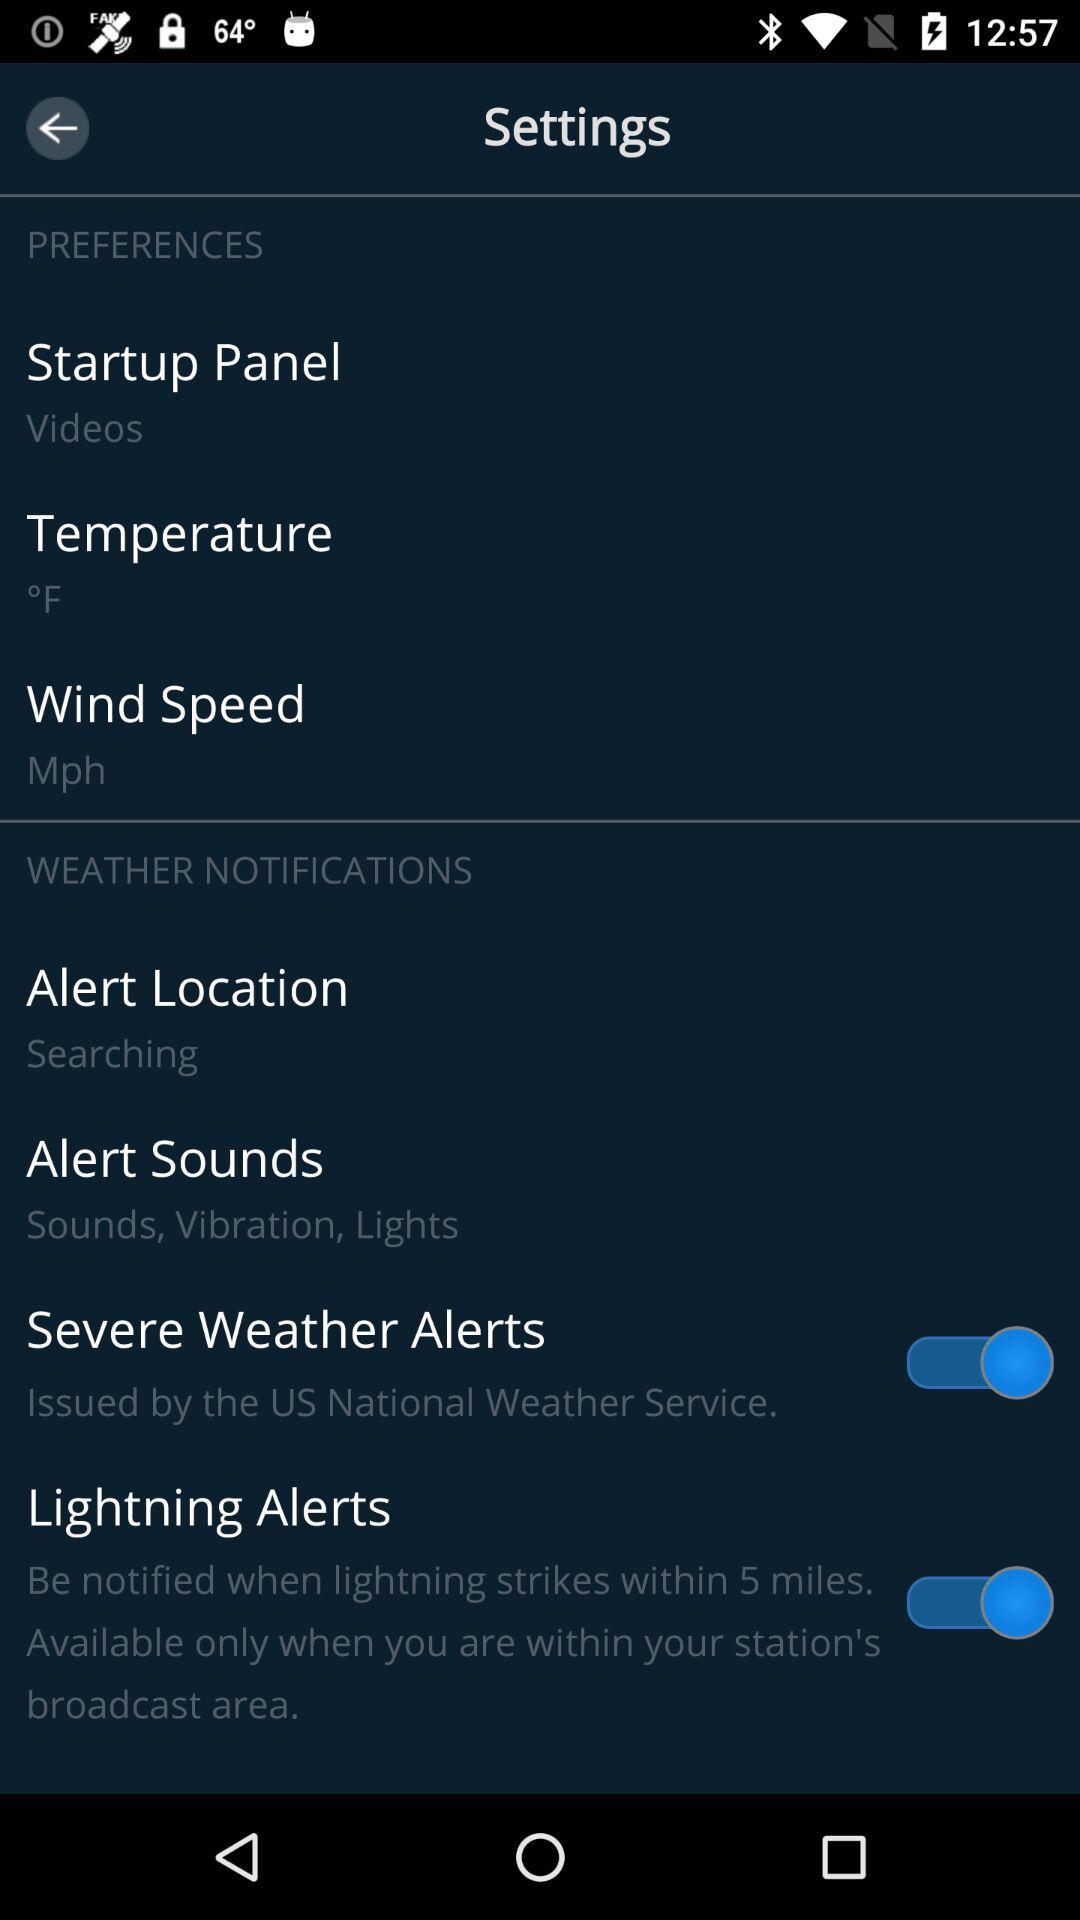 Image resolution: width=1080 pixels, height=1920 pixels. I want to click on startup panel, so click(540, 392).